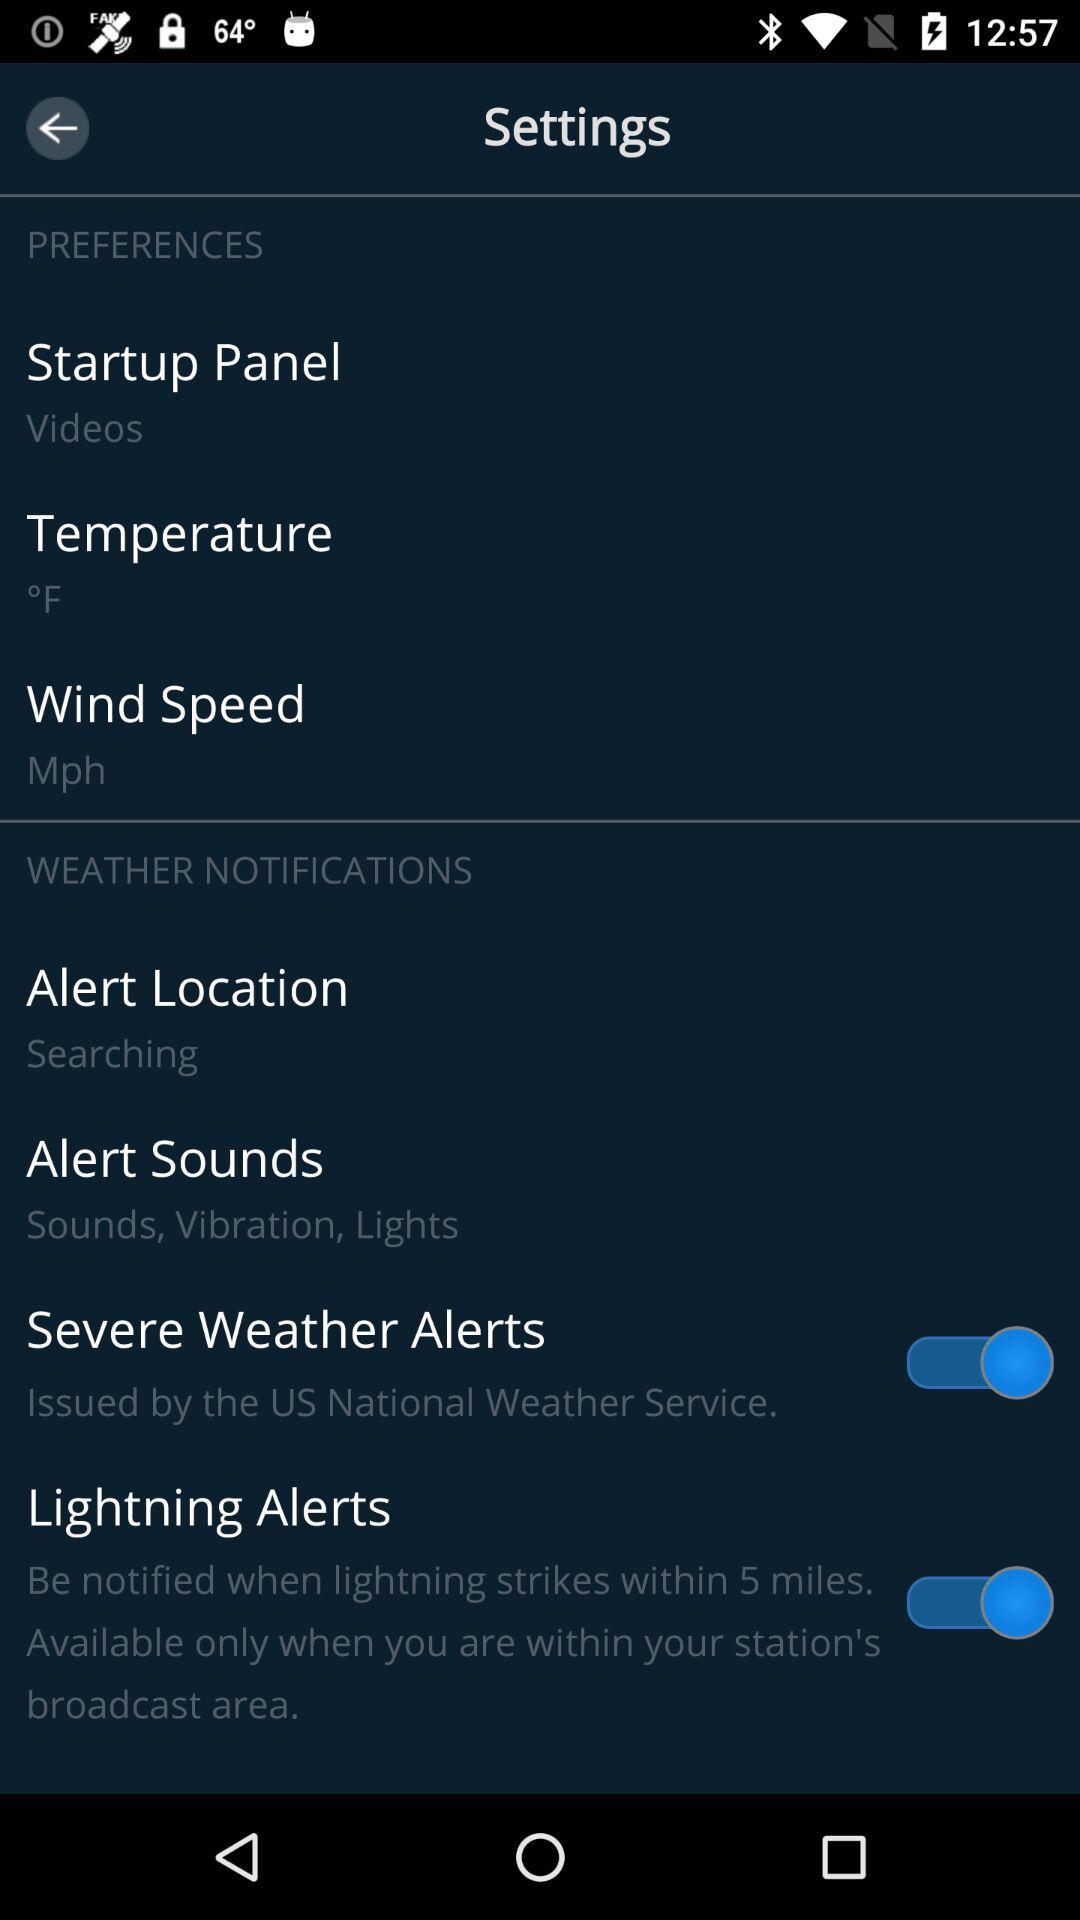 Image resolution: width=1080 pixels, height=1920 pixels. I want to click on startup panel, so click(540, 392).